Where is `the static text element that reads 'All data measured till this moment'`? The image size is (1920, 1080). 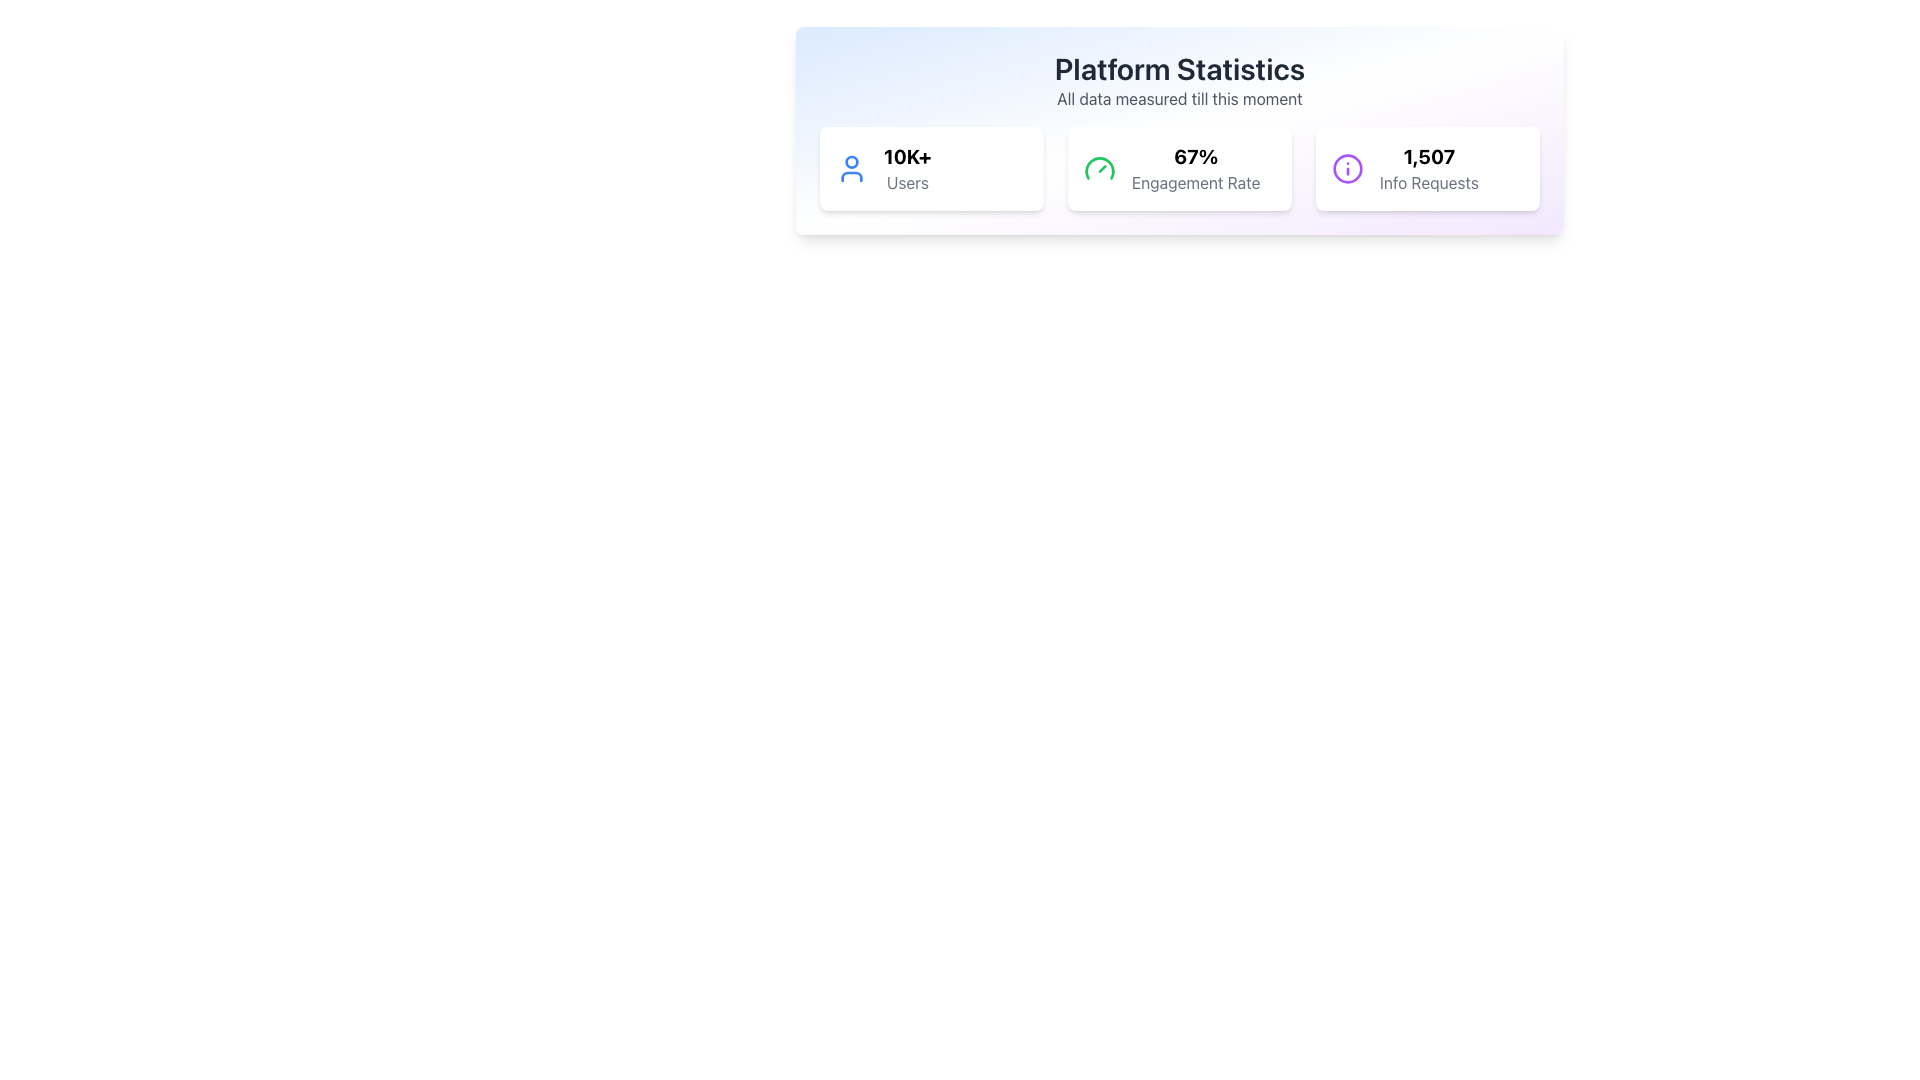 the static text element that reads 'All data measured till this moment' is located at coordinates (1180, 99).